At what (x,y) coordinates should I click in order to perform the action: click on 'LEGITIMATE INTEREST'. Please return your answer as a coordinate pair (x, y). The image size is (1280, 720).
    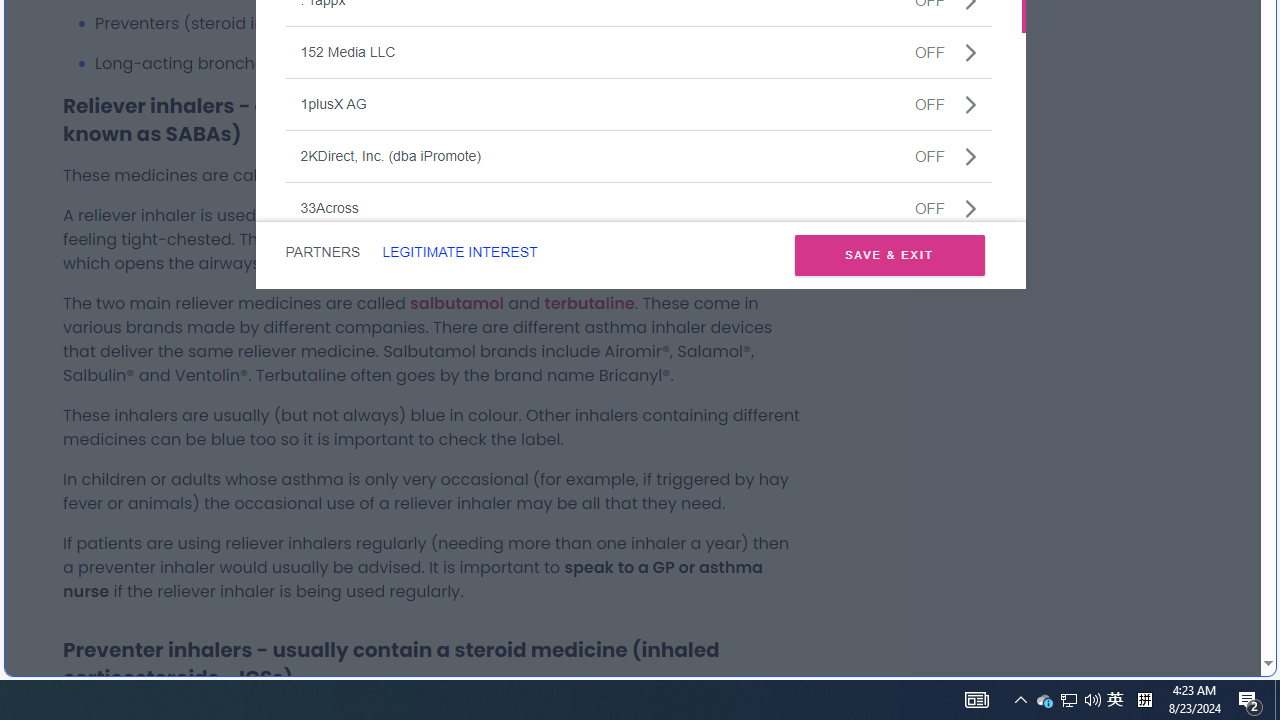
    Looking at the image, I should click on (458, 250).